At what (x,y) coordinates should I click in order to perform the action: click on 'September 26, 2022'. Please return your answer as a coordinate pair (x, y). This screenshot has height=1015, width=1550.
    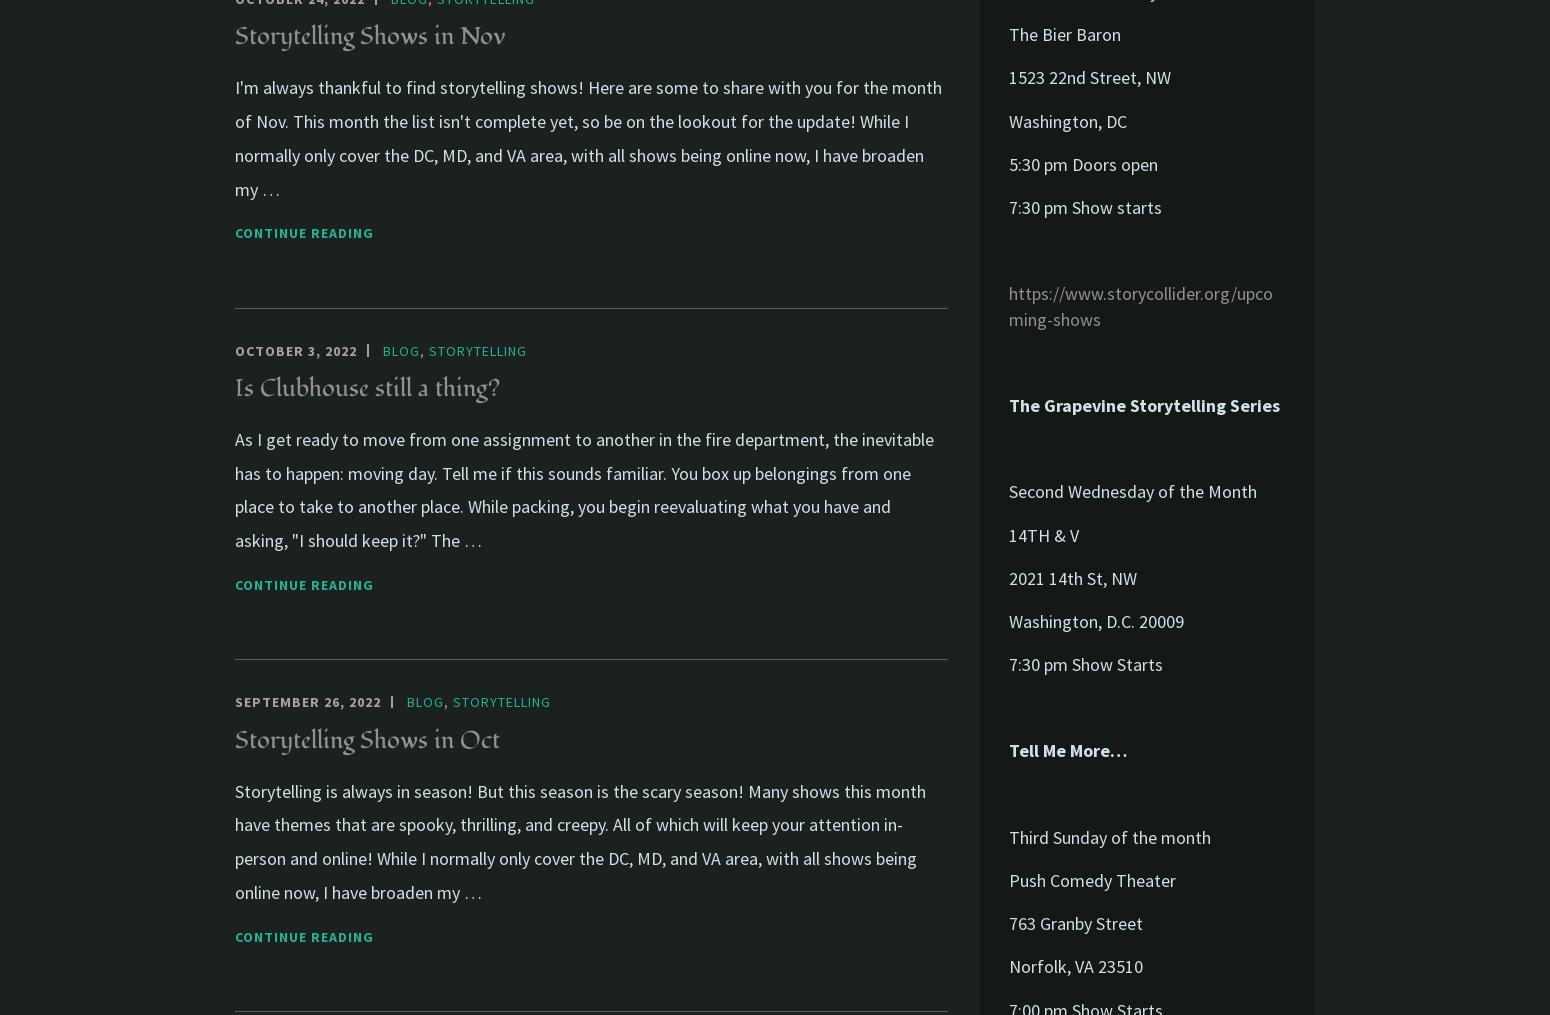
    Looking at the image, I should click on (307, 701).